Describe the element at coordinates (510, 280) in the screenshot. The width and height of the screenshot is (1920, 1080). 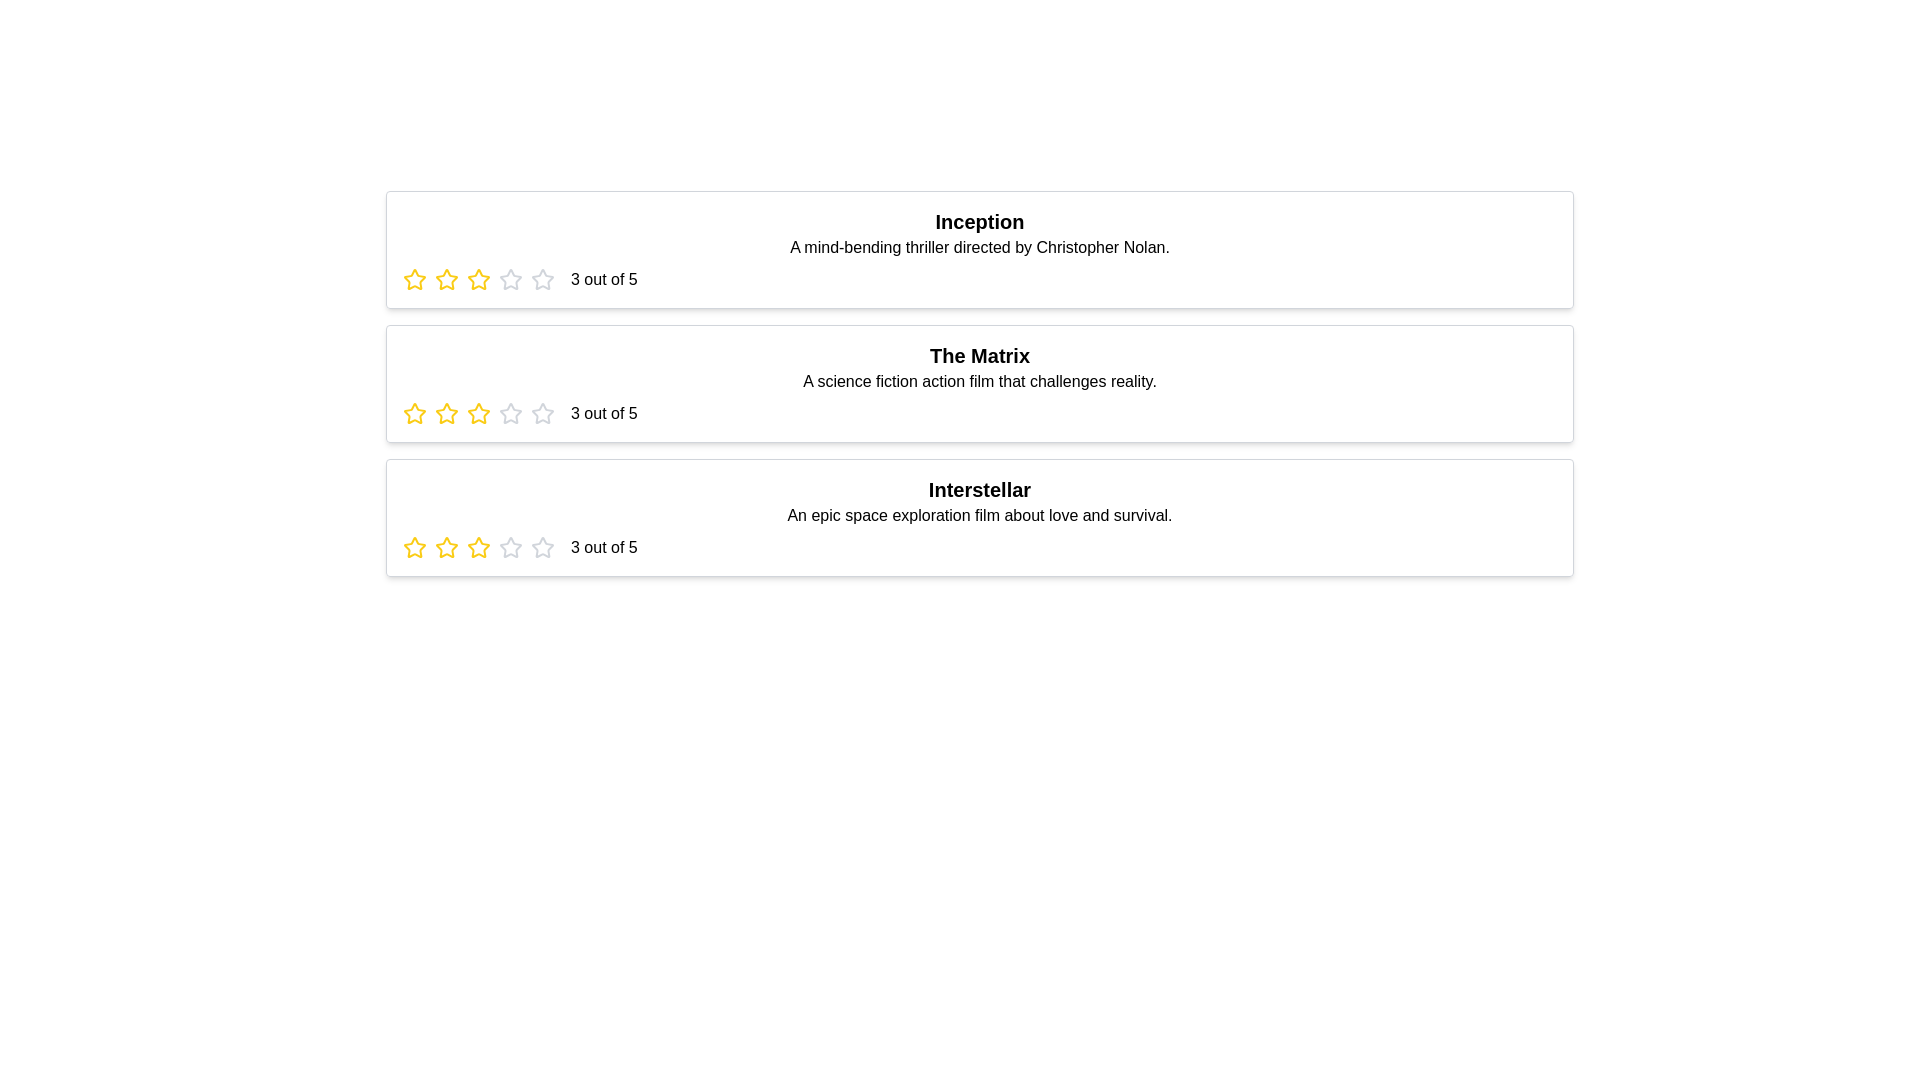
I see `the star corresponding to 4 stars for the movie titled Inception` at that location.